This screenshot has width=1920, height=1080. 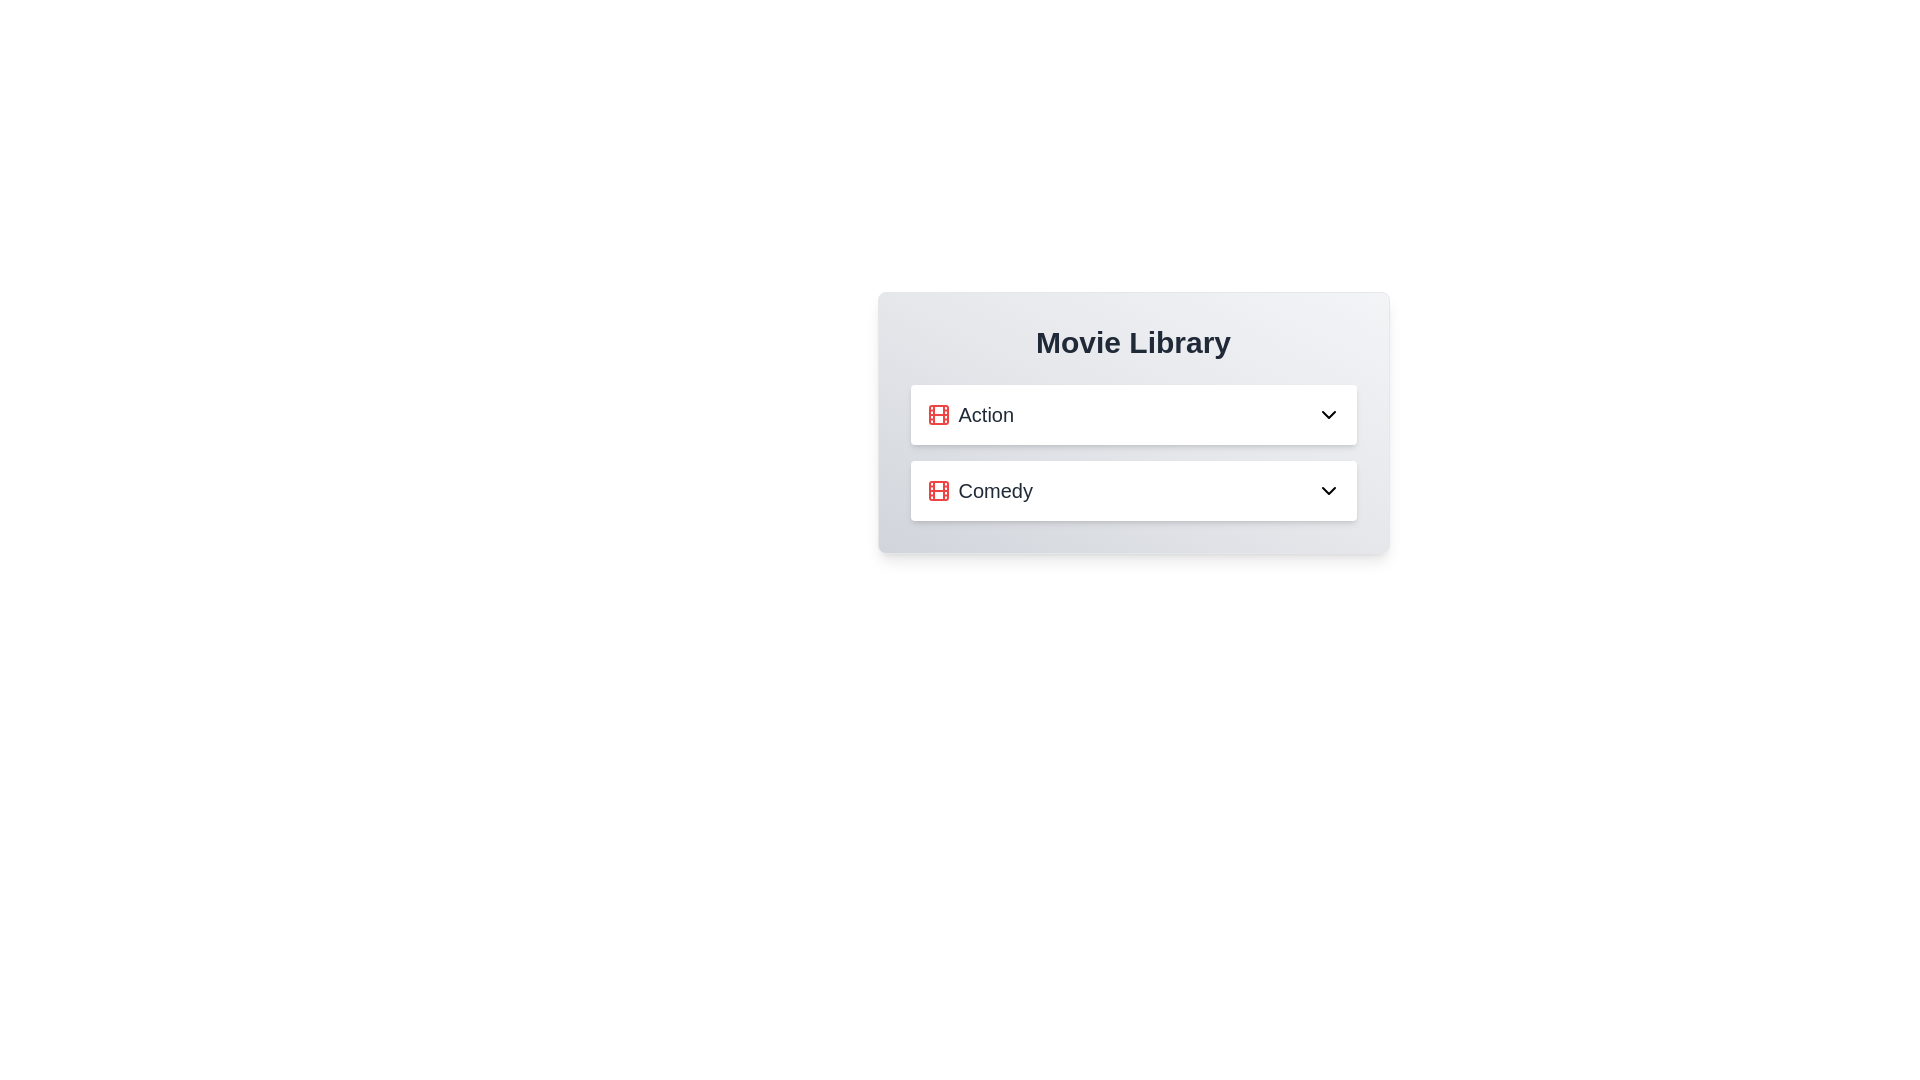 What do you see at coordinates (1133, 414) in the screenshot?
I see `the text of the genre name Action` at bounding box center [1133, 414].